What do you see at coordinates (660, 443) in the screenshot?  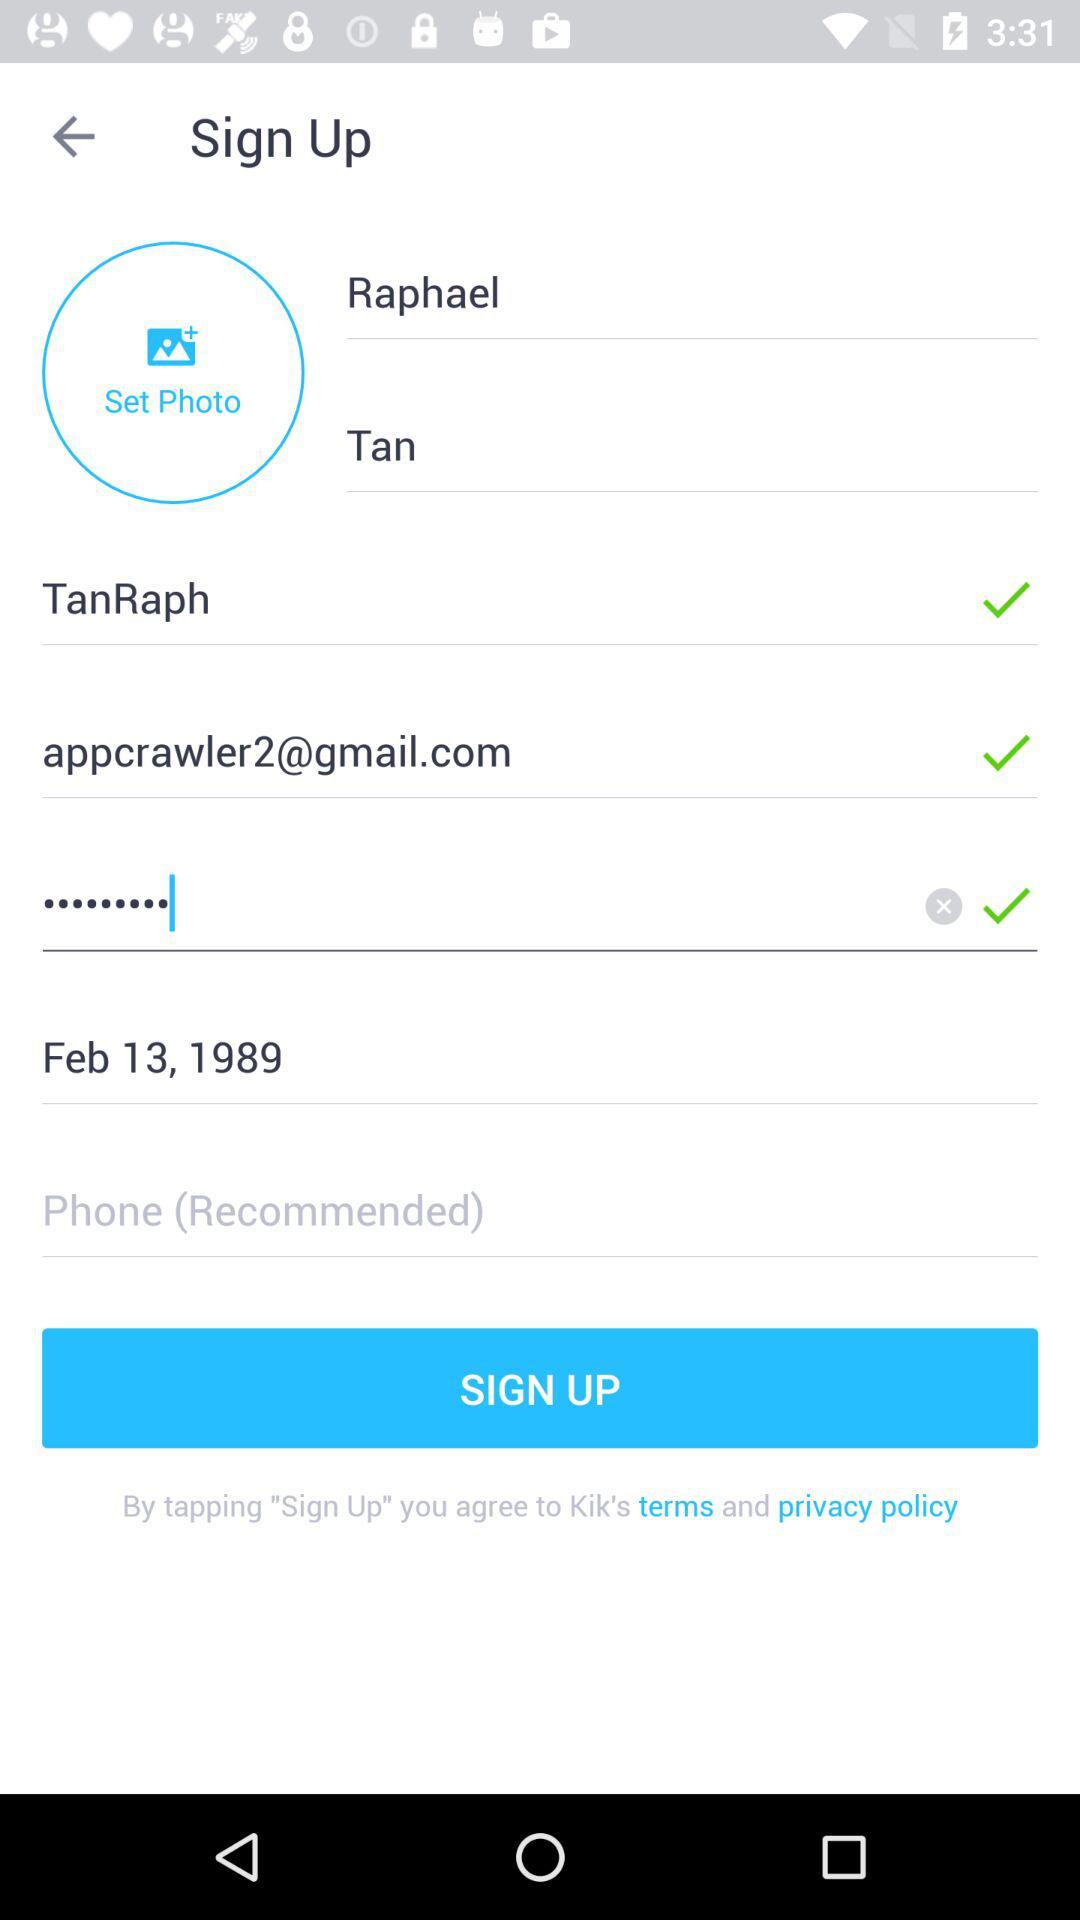 I see `the tan icon` at bounding box center [660, 443].